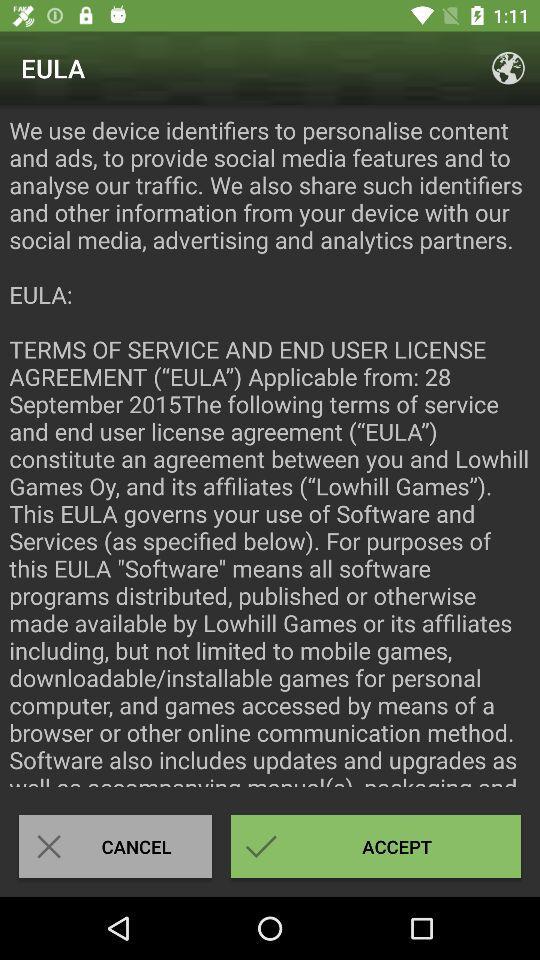 Image resolution: width=540 pixels, height=960 pixels. Describe the element at coordinates (376, 845) in the screenshot. I see `item to the right of the cancel` at that location.